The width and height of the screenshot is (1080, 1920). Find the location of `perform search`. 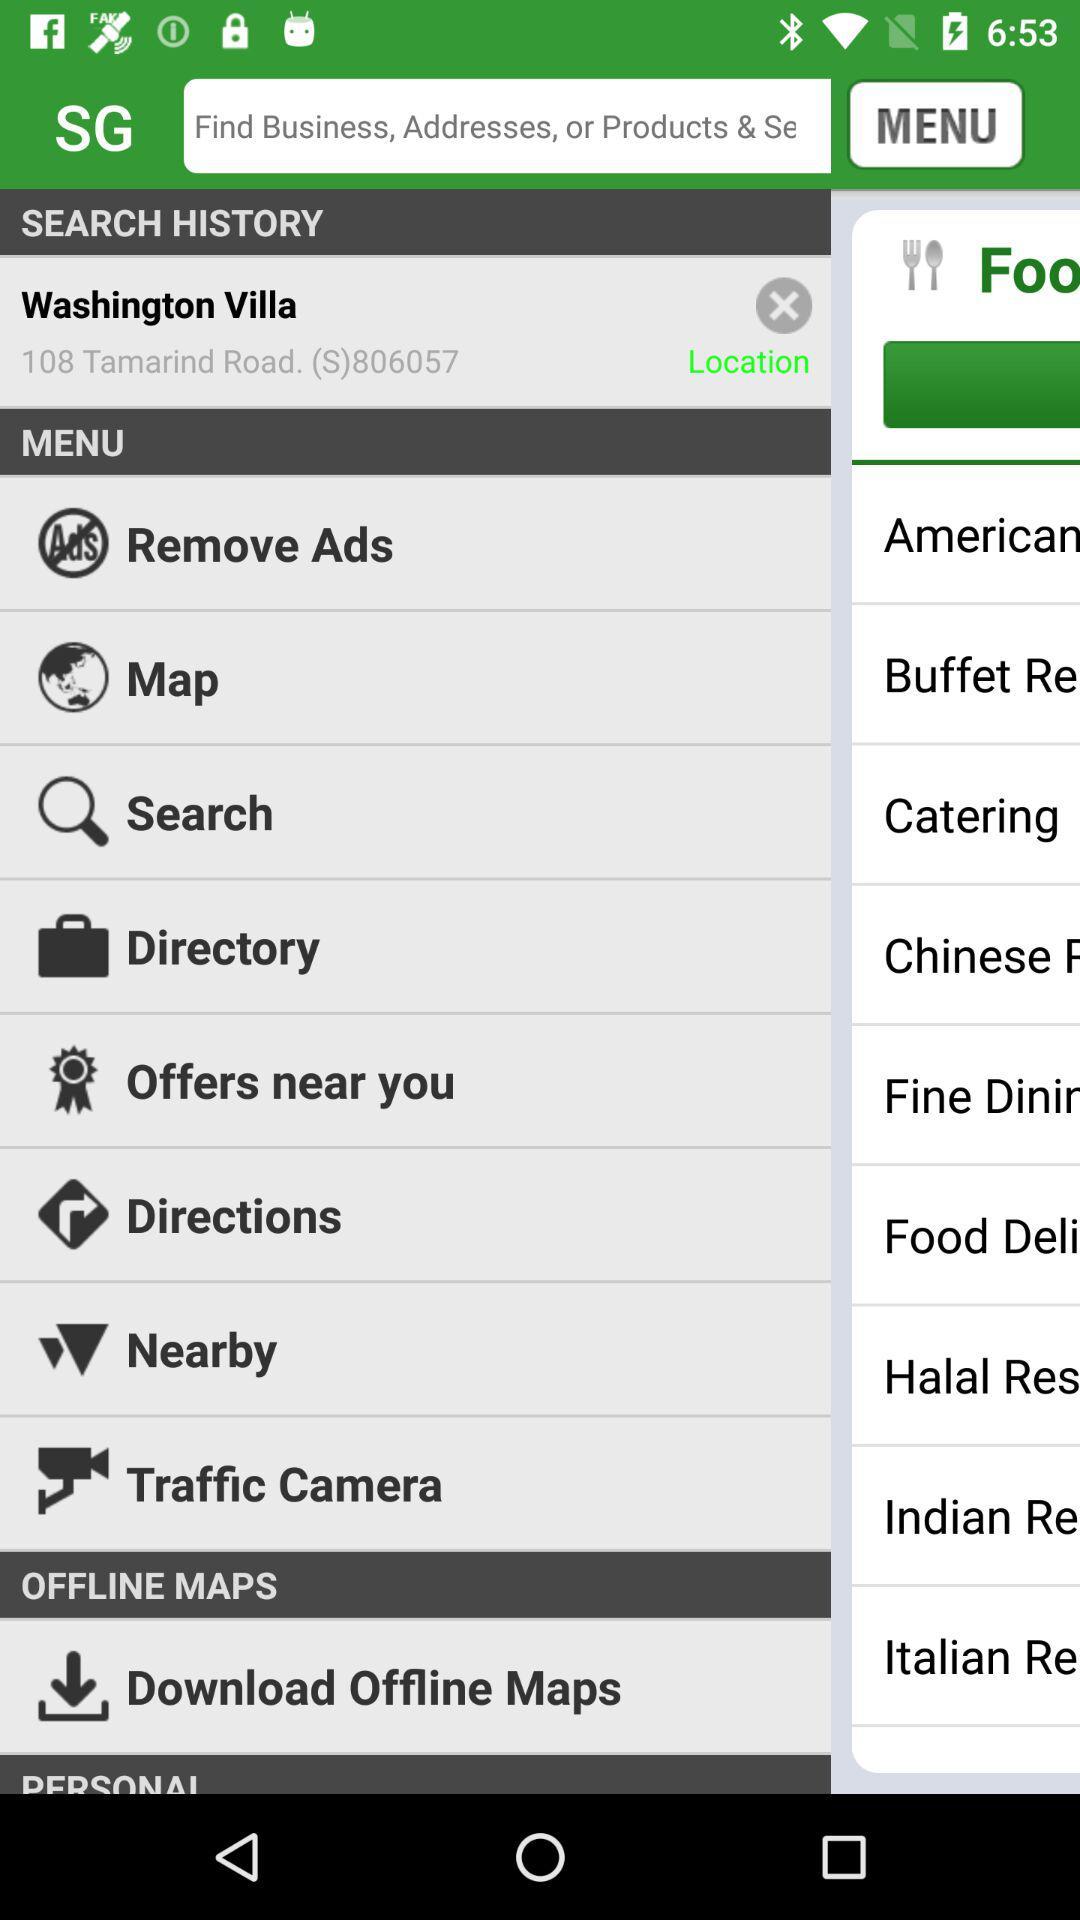

perform search is located at coordinates (521, 124).